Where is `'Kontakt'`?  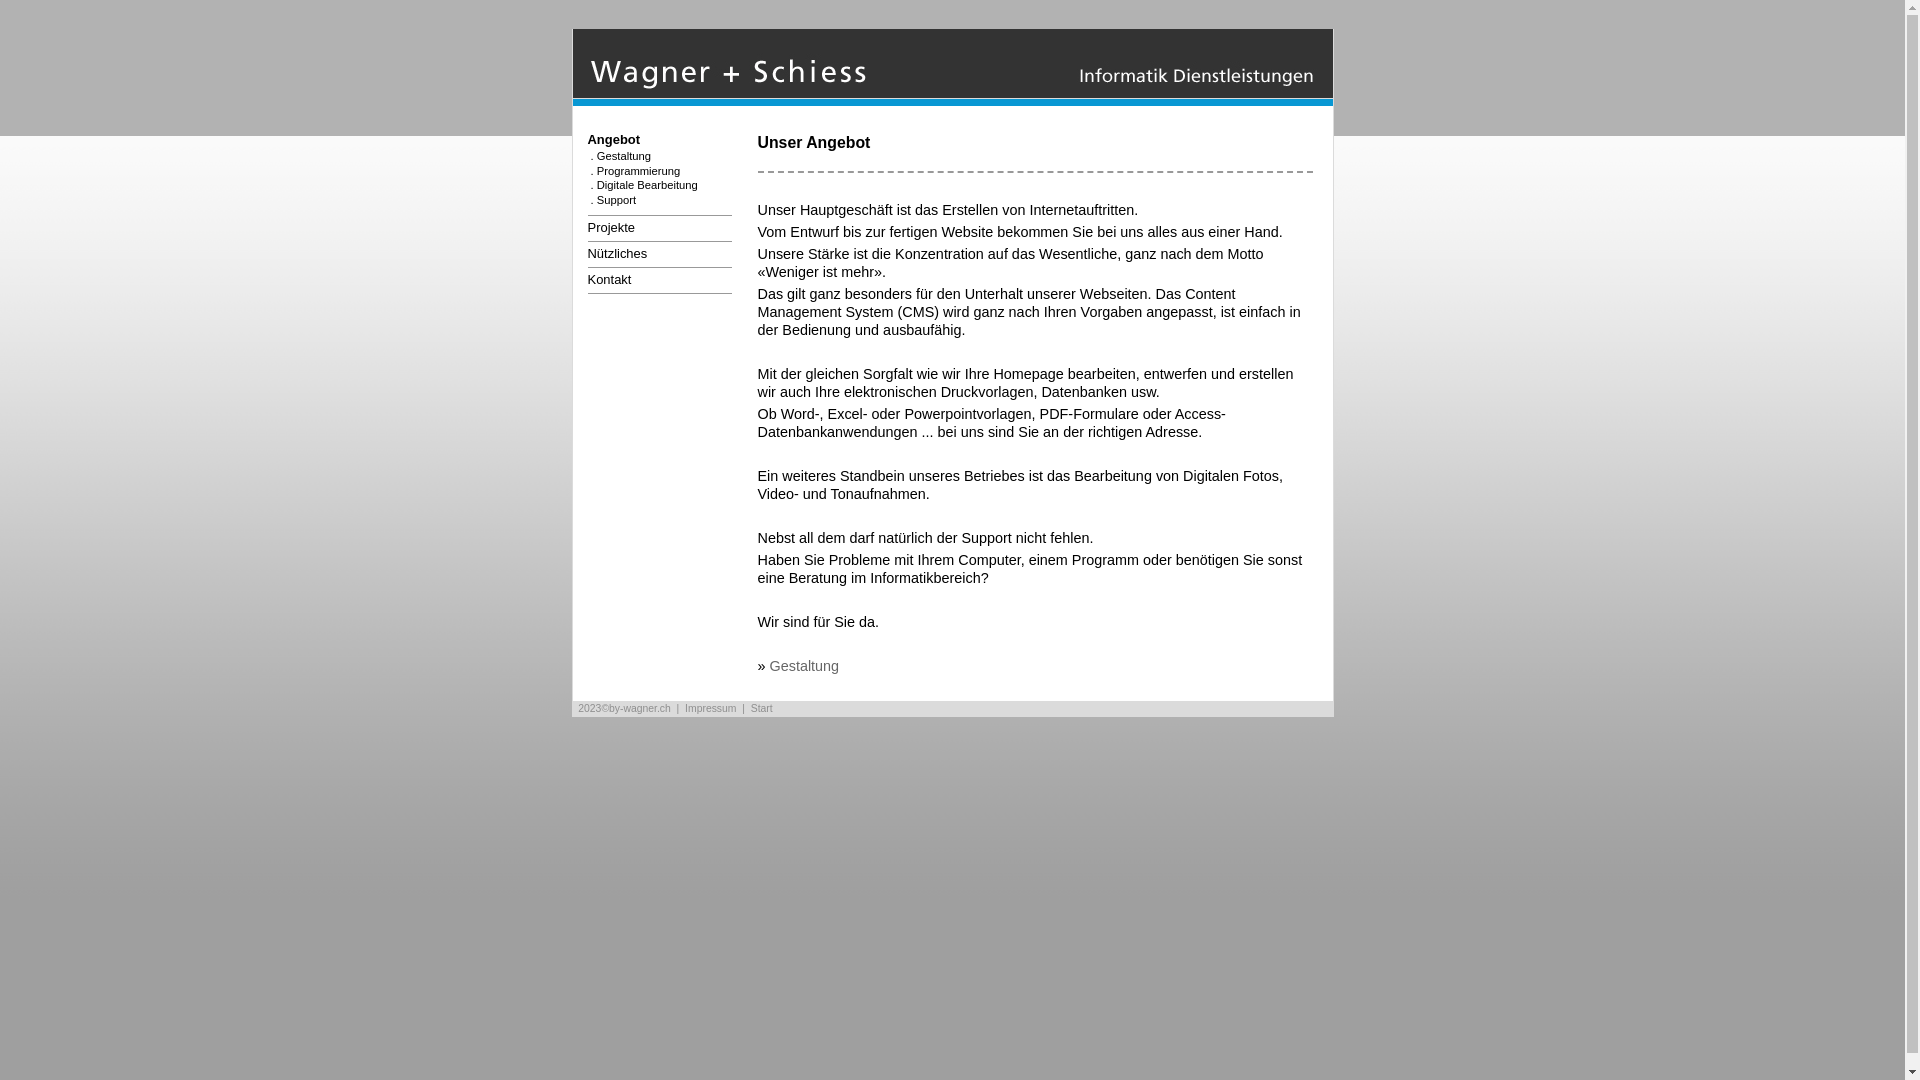
'Kontakt' is located at coordinates (608, 279).